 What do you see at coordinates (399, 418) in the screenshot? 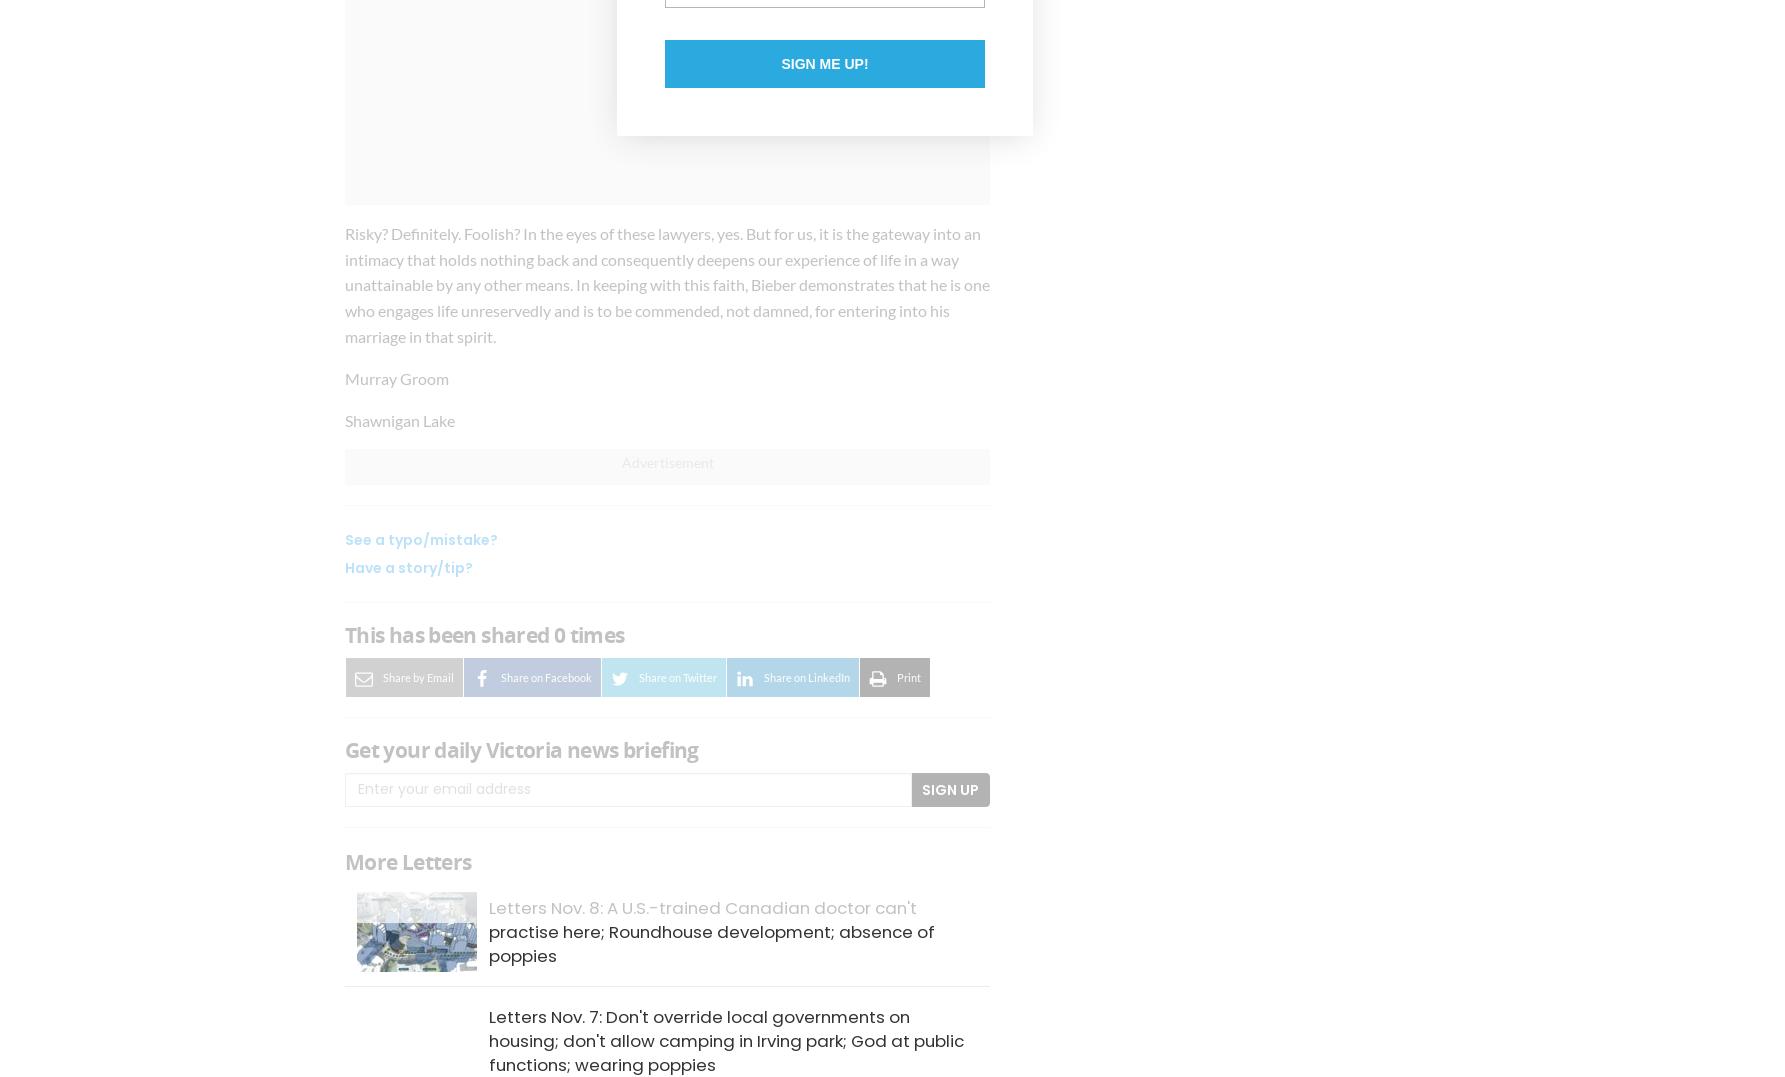
I see `'Shawnigan Lake'` at bounding box center [399, 418].